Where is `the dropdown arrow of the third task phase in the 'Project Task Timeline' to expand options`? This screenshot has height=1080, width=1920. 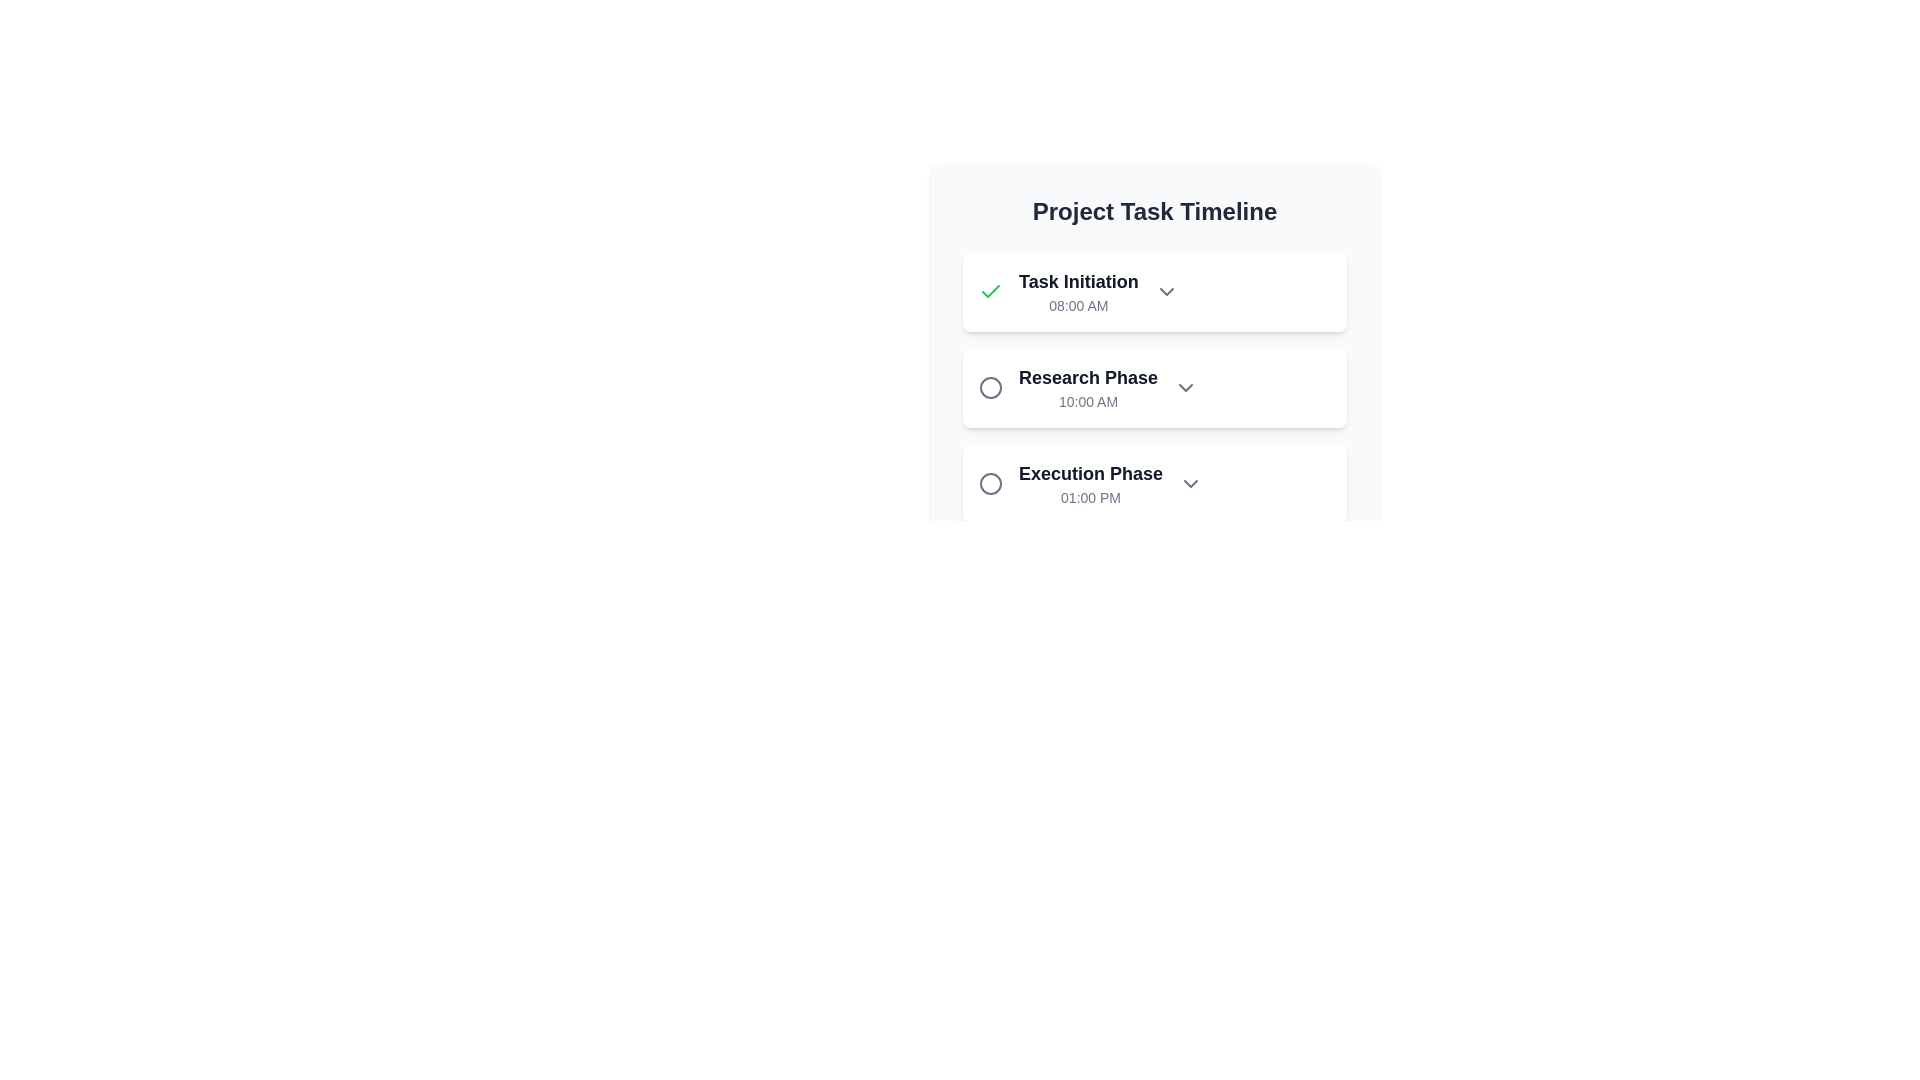 the dropdown arrow of the third task phase in the 'Project Task Timeline' to expand options is located at coordinates (1155, 483).